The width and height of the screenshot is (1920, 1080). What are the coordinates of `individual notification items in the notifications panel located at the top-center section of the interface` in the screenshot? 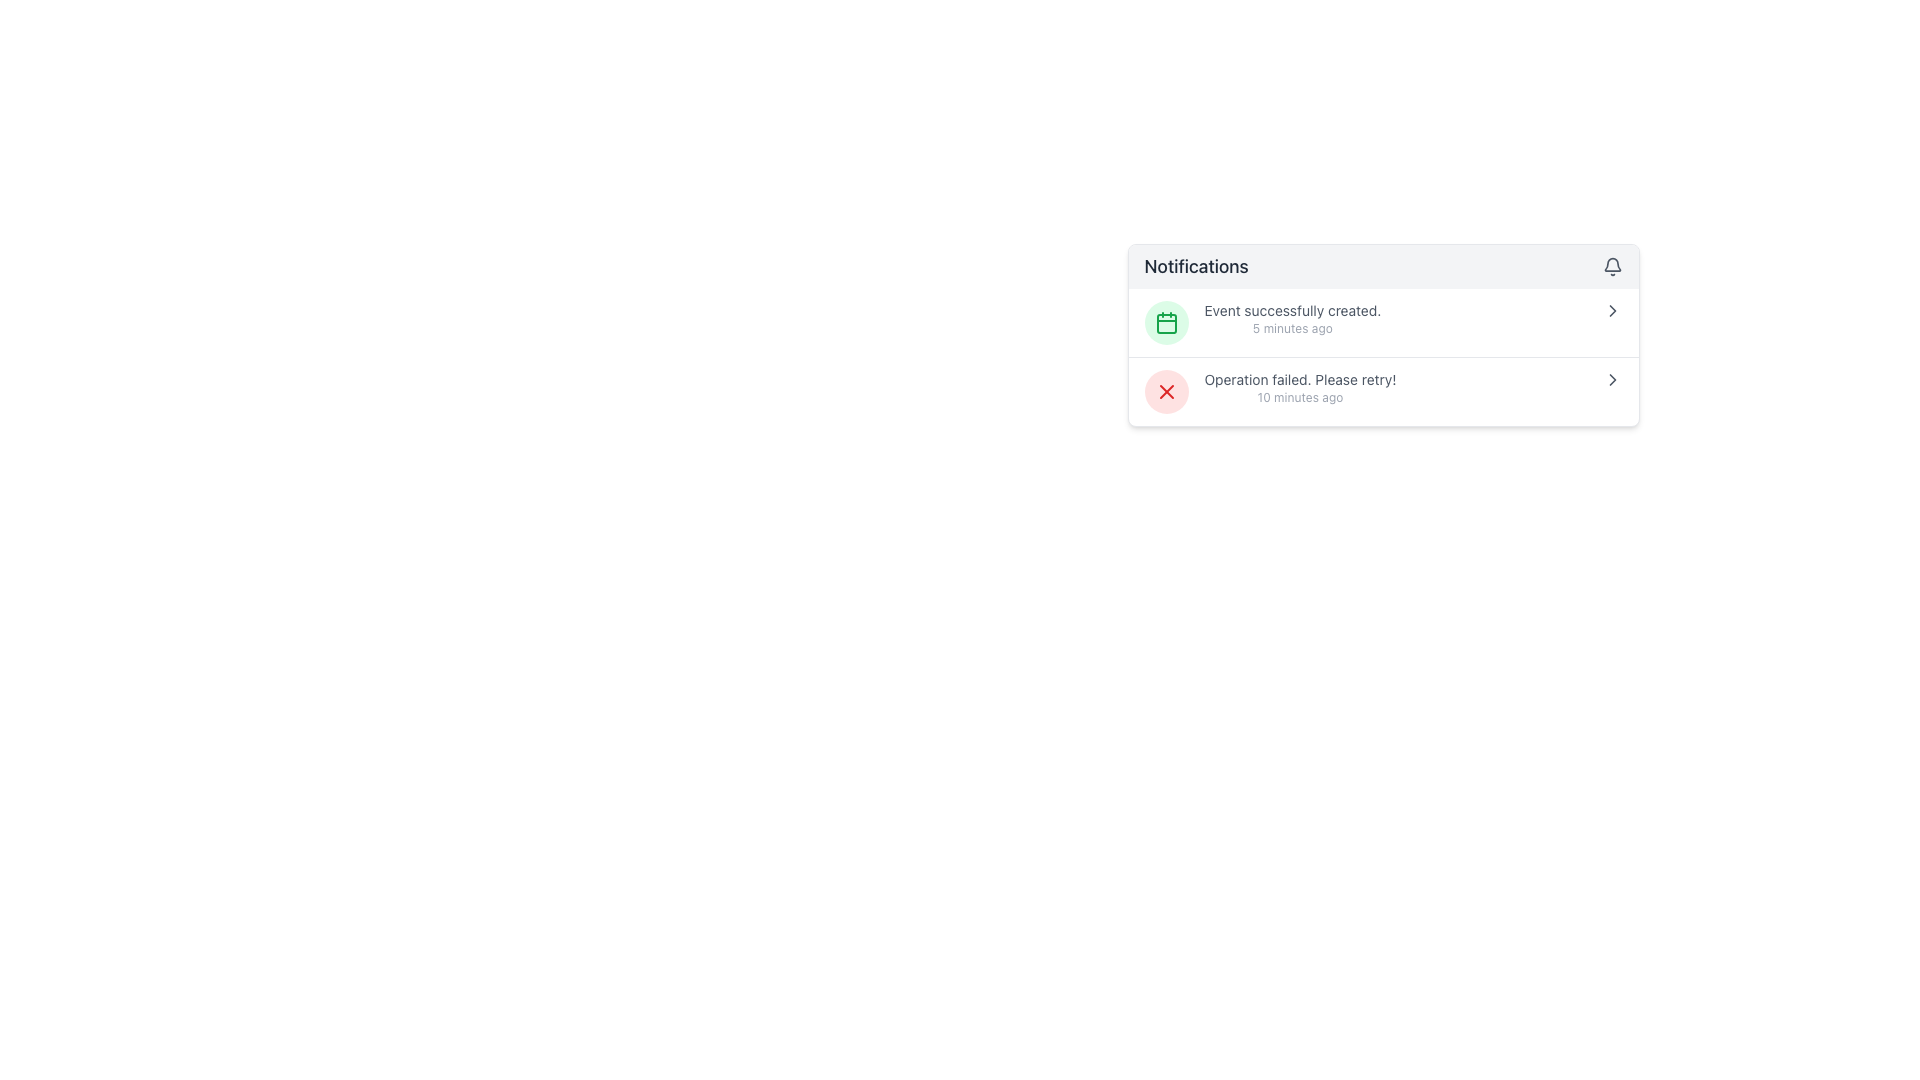 It's located at (1382, 334).